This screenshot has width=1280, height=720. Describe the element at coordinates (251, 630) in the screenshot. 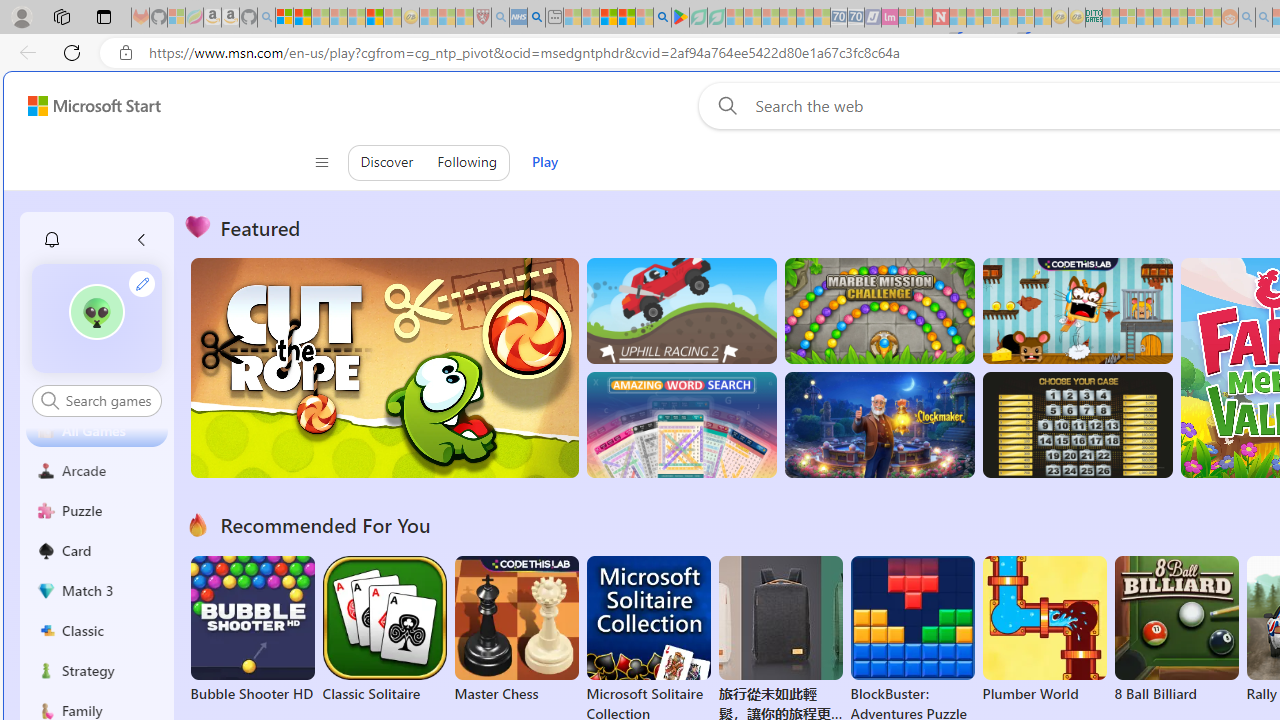

I see `'Bubble Shooter HD'` at that location.